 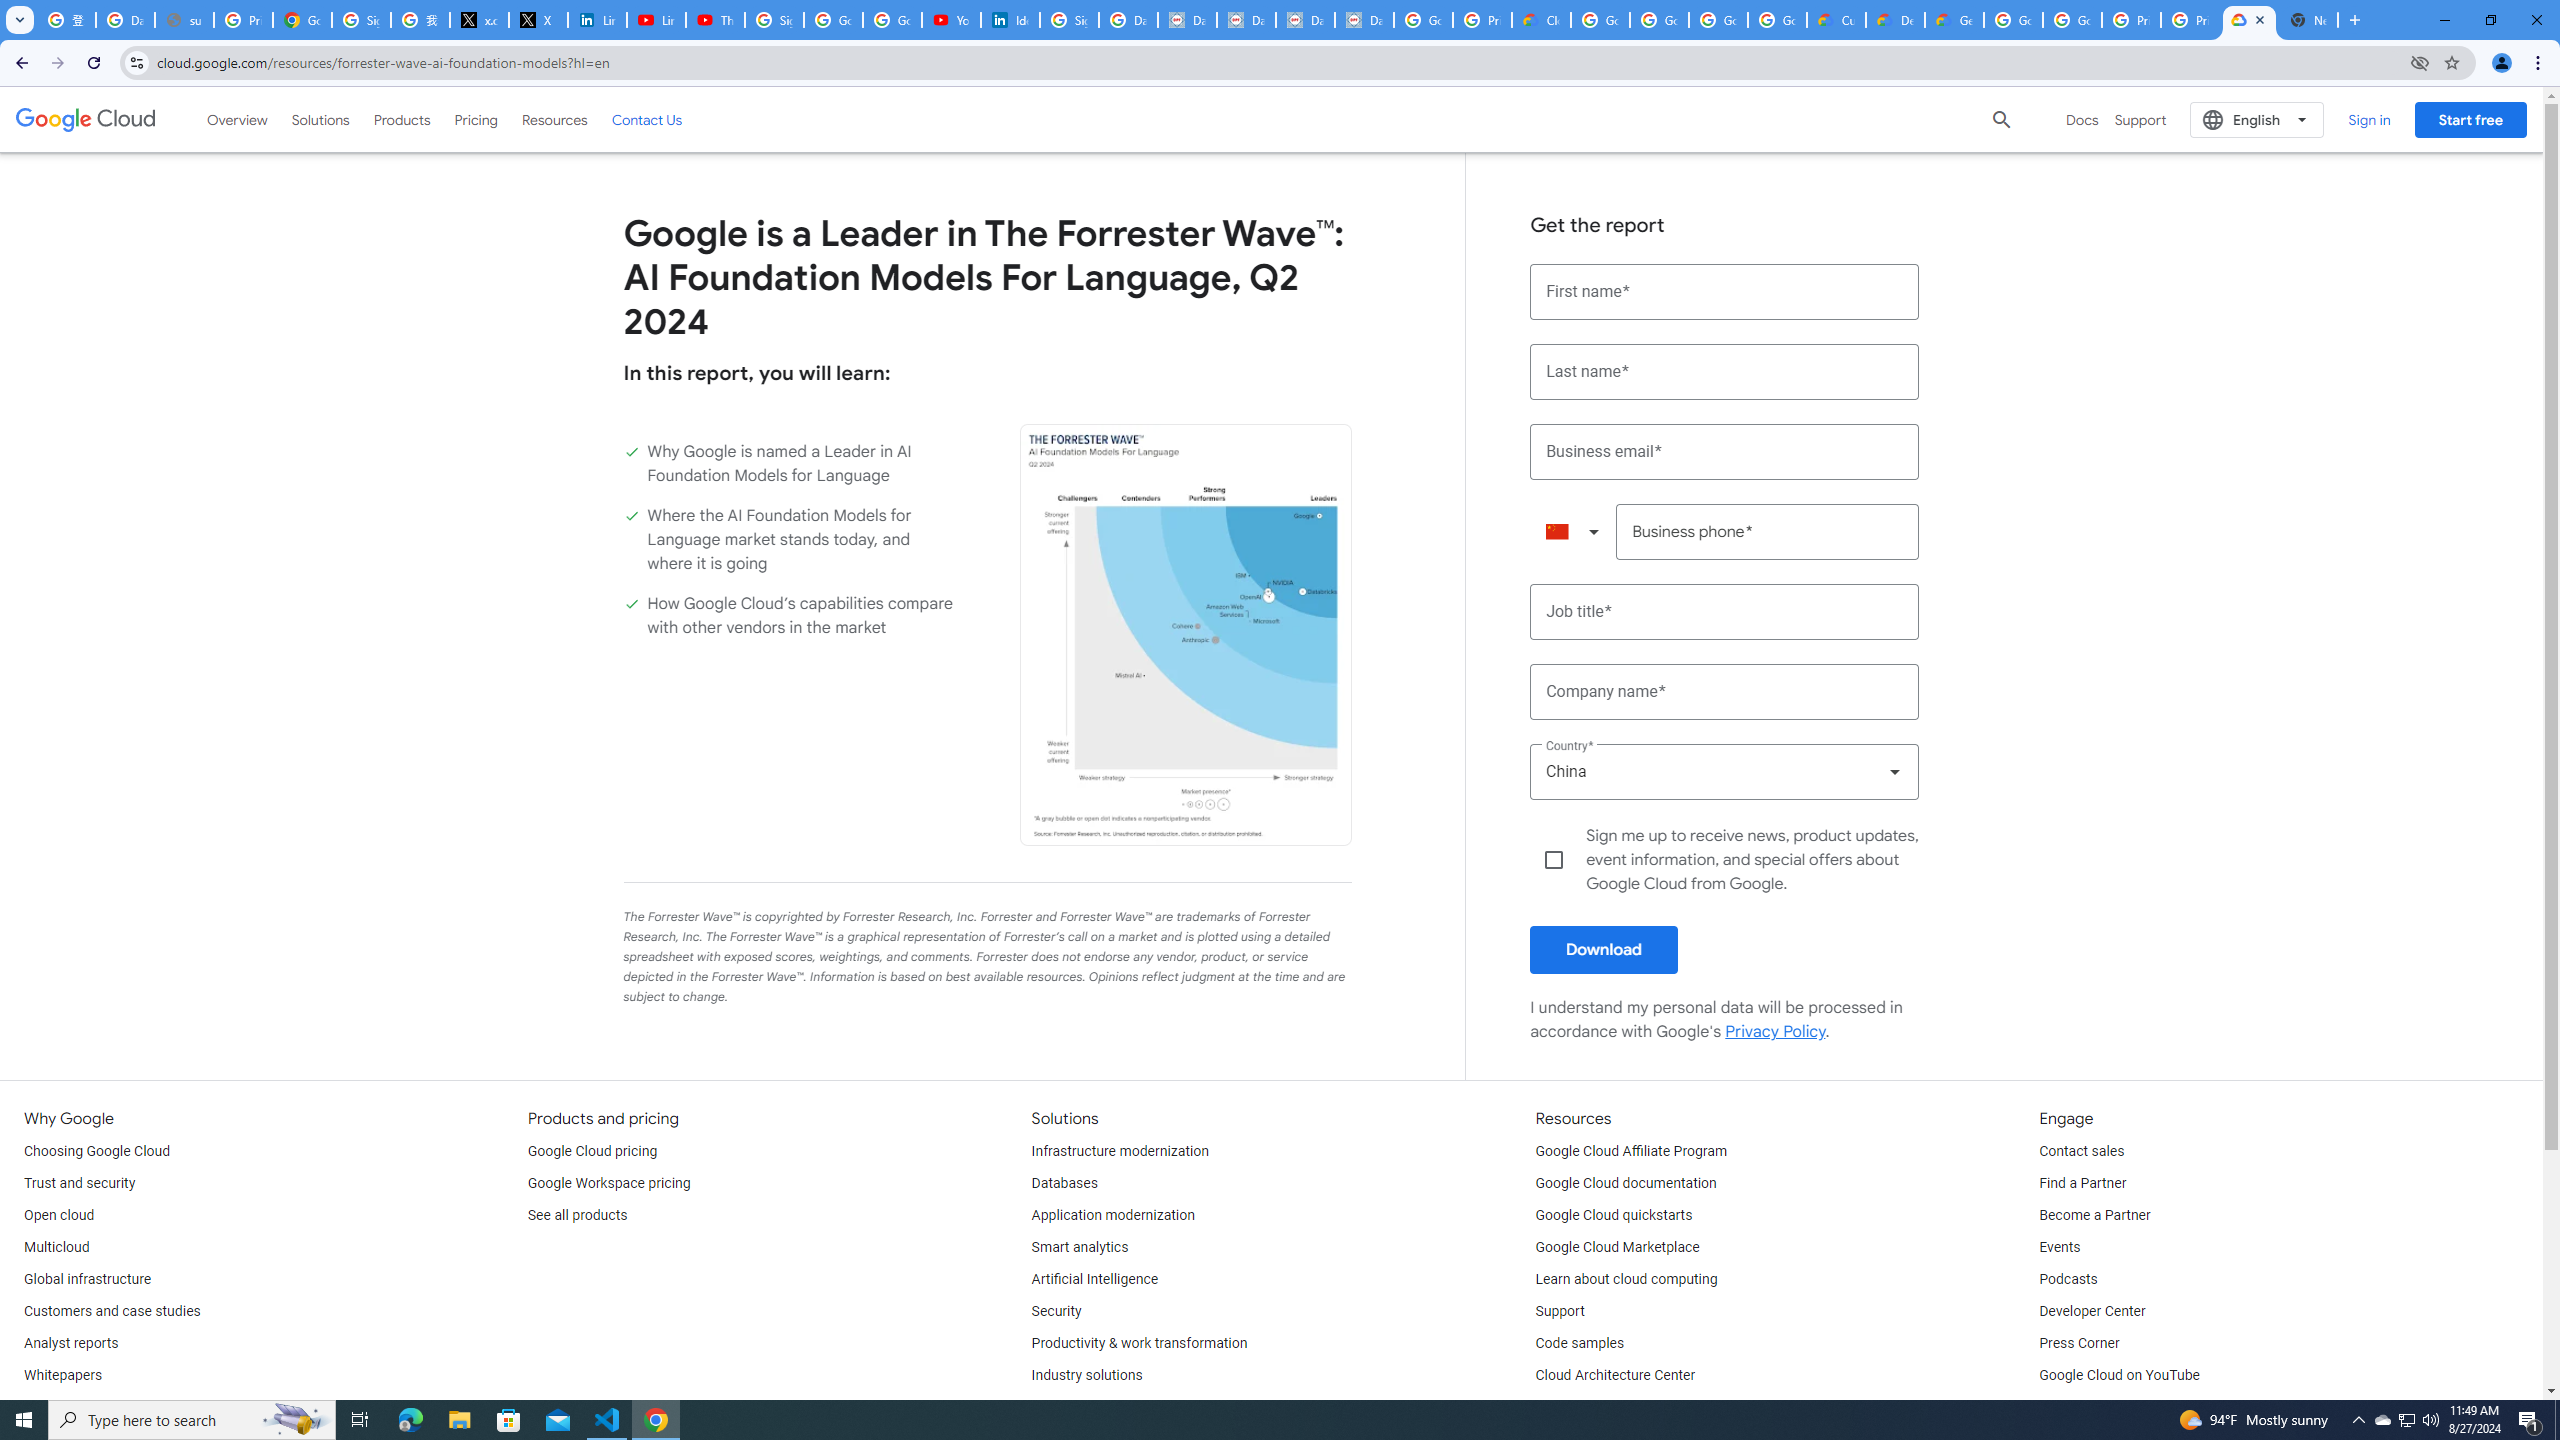 What do you see at coordinates (1724, 612) in the screenshot?
I see `'Job title*'` at bounding box center [1724, 612].